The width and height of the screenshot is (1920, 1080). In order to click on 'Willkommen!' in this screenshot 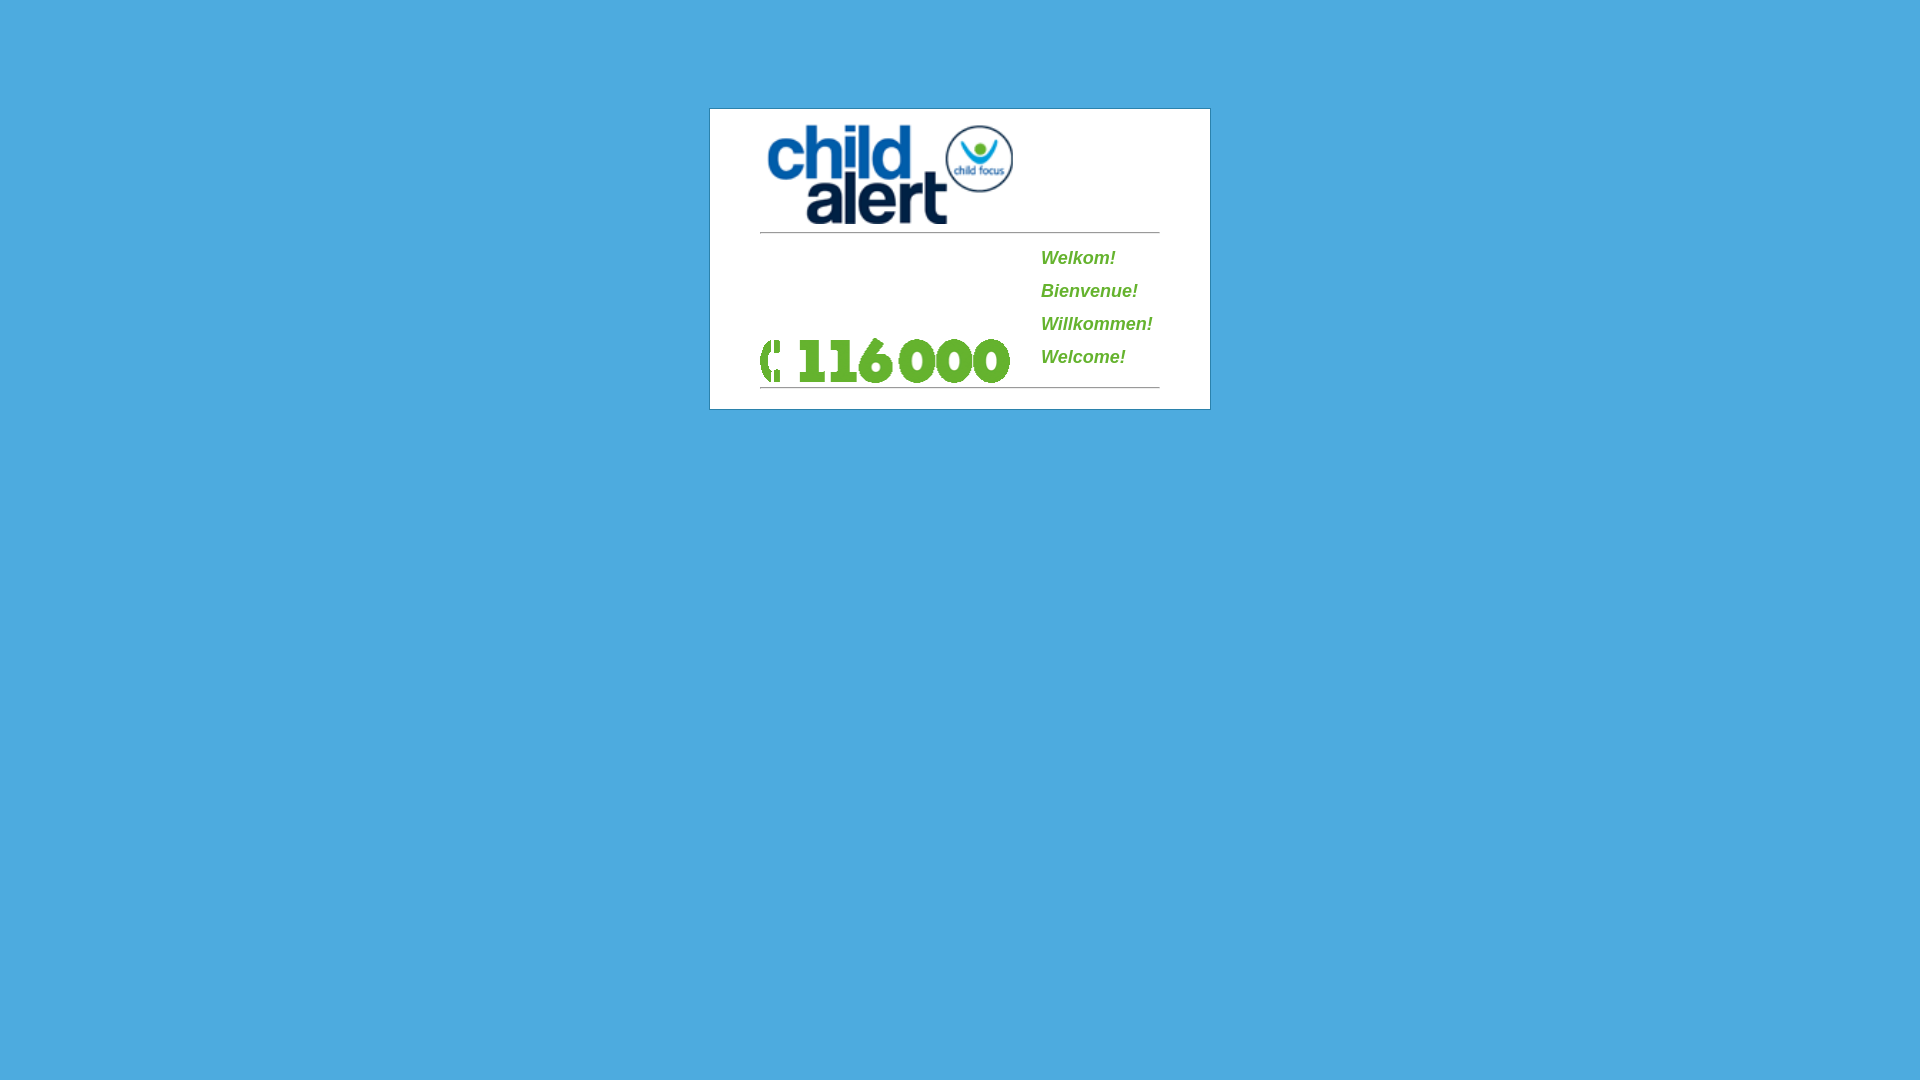, I will do `click(1096, 323)`.